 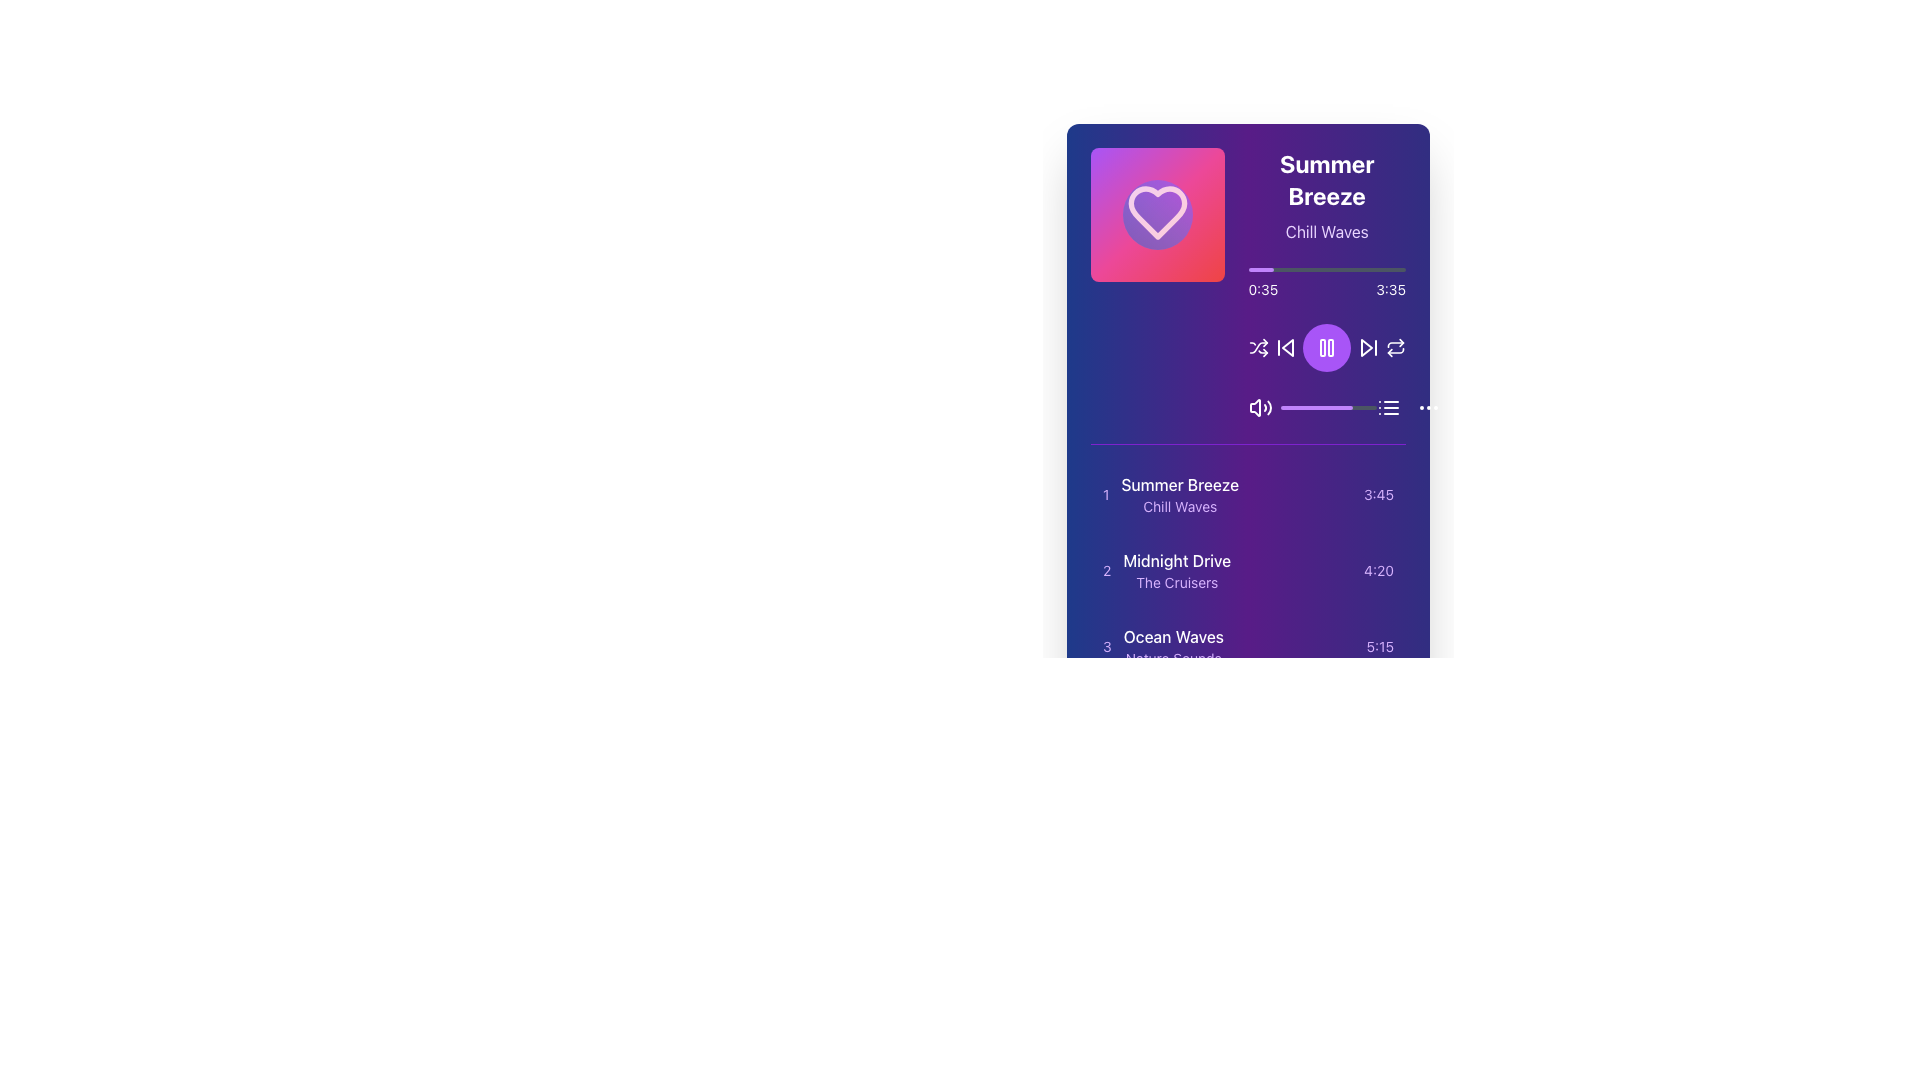 What do you see at coordinates (1247, 647) in the screenshot?
I see `the third entry in the audio track list` at bounding box center [1247, 647].